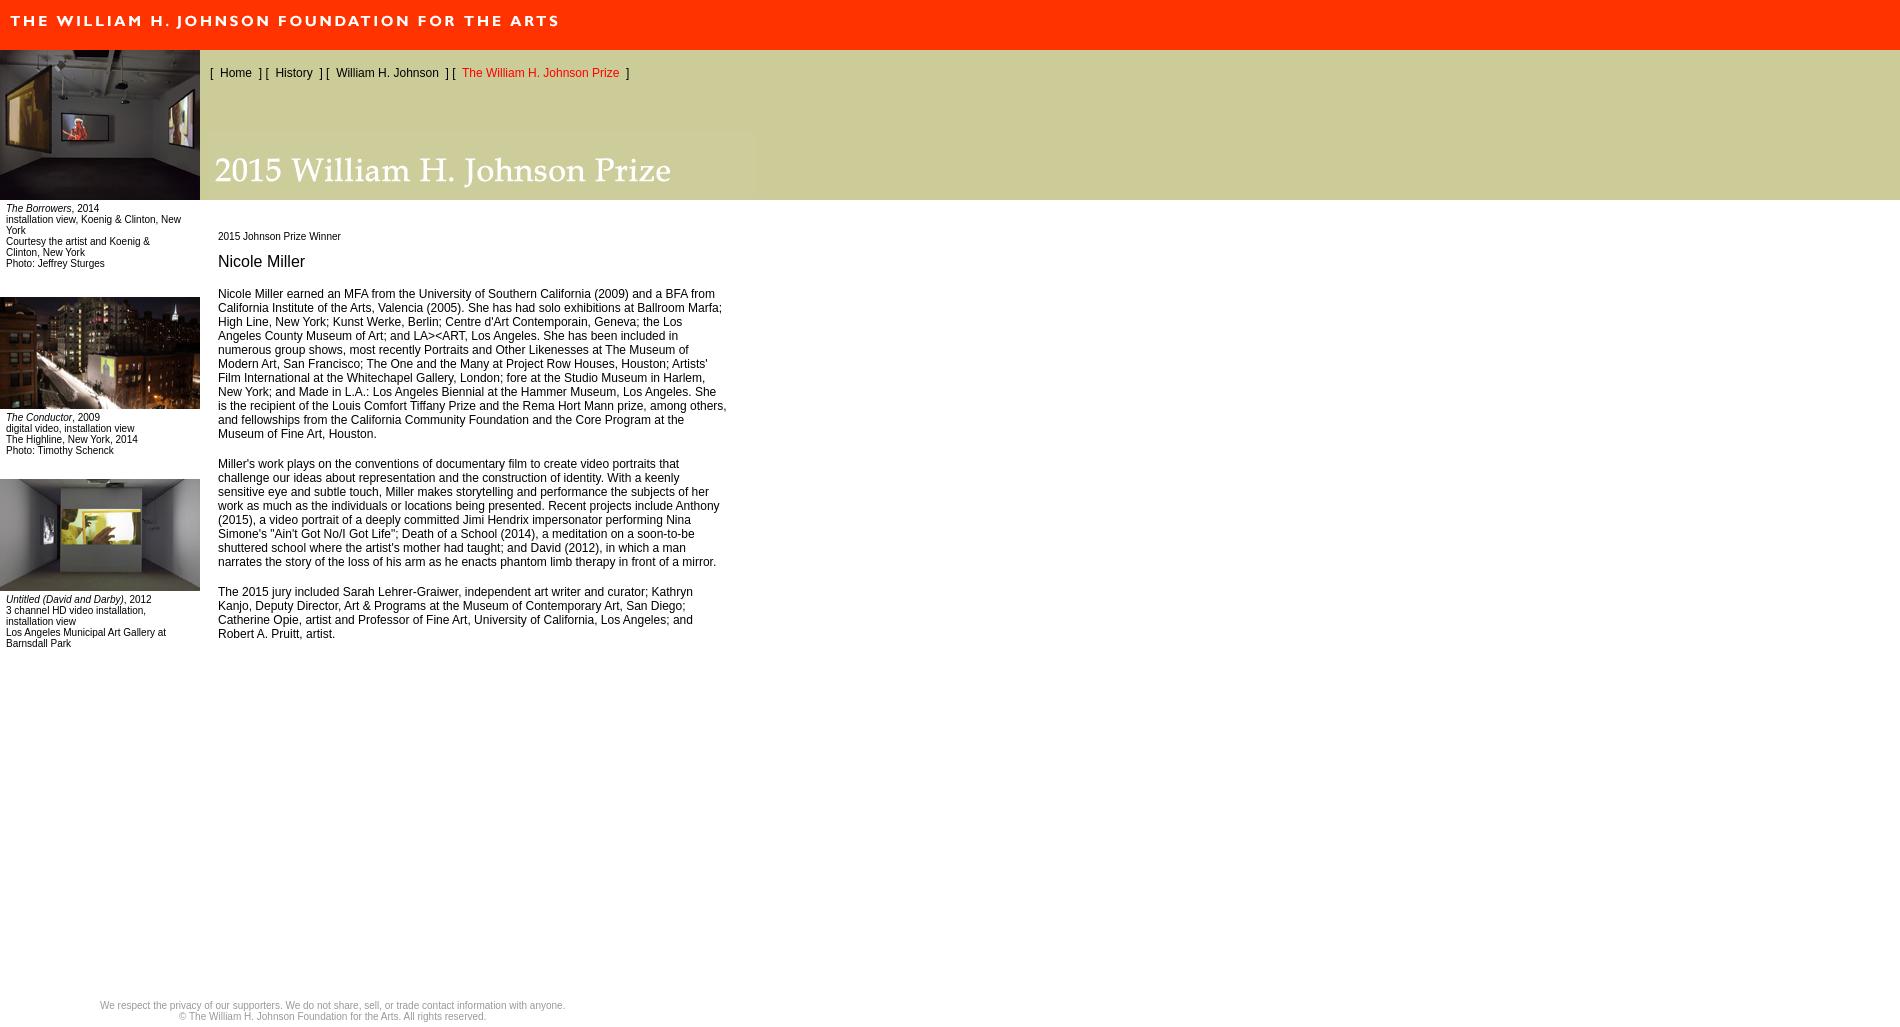 This screenshot has height=1027, width=1900. I want to click on '<', so click(16, 20).